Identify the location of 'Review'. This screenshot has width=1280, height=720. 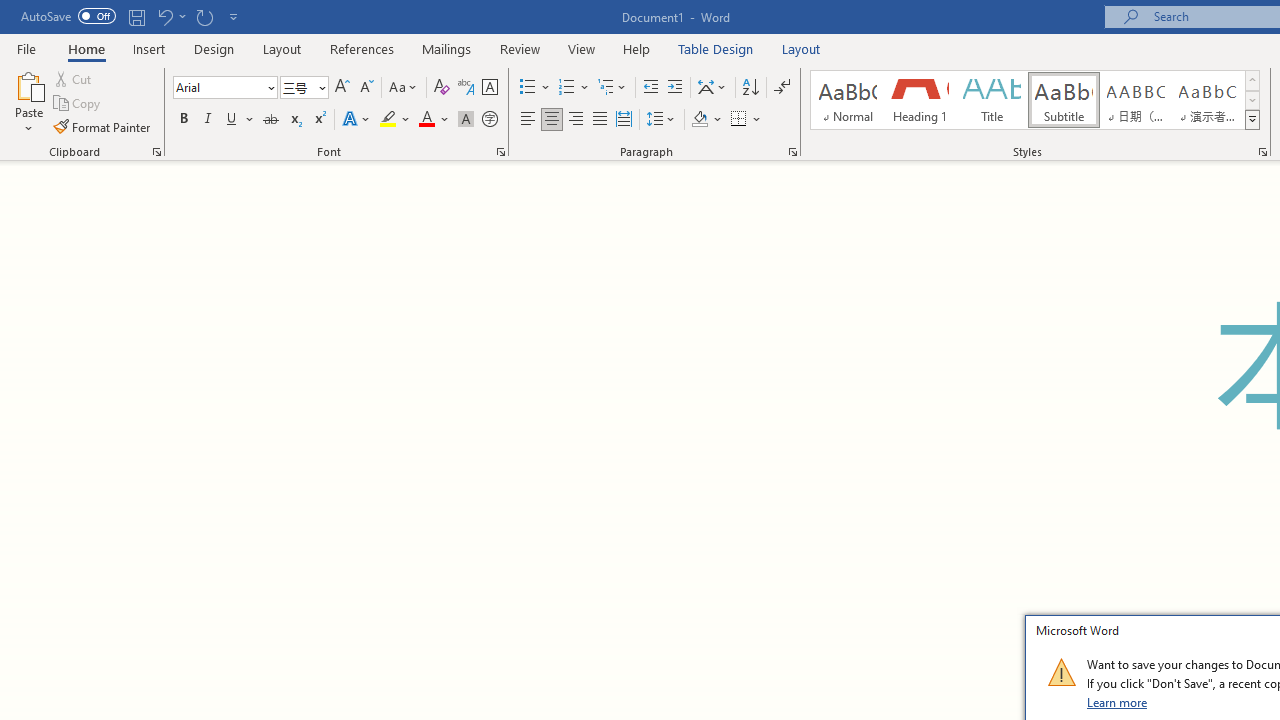
(520, 48).